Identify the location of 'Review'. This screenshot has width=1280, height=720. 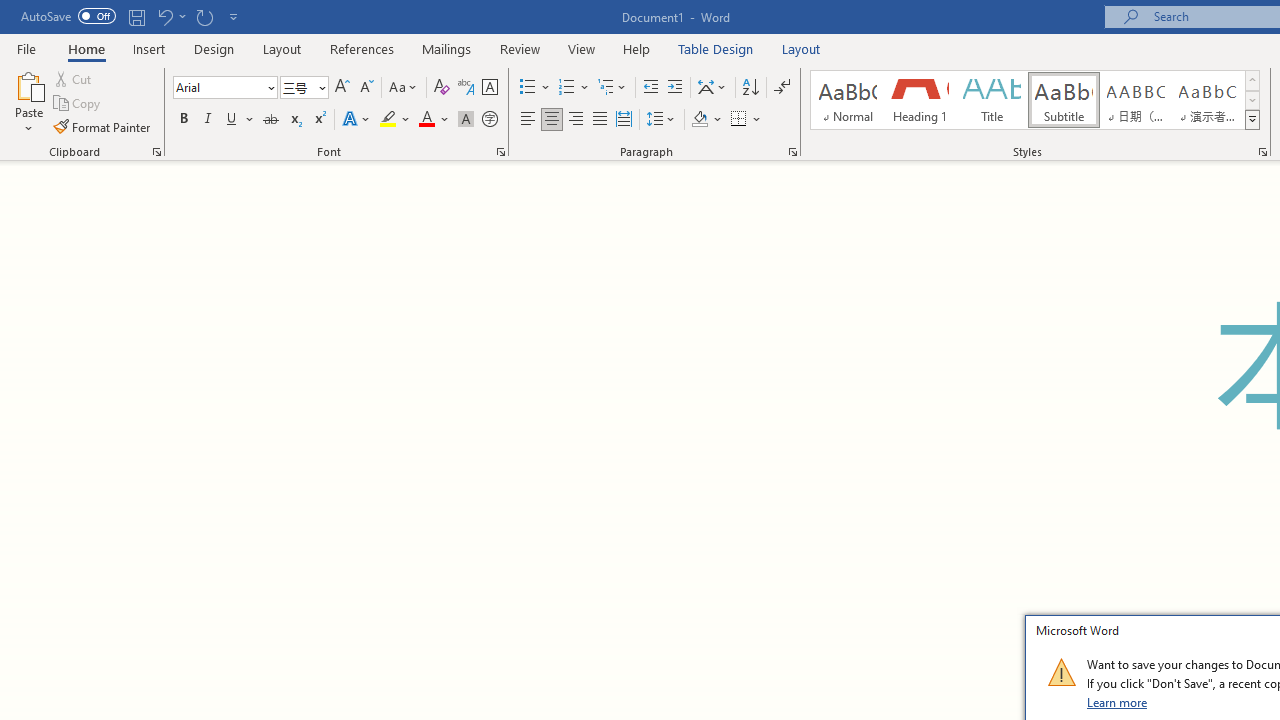
(520, 48).